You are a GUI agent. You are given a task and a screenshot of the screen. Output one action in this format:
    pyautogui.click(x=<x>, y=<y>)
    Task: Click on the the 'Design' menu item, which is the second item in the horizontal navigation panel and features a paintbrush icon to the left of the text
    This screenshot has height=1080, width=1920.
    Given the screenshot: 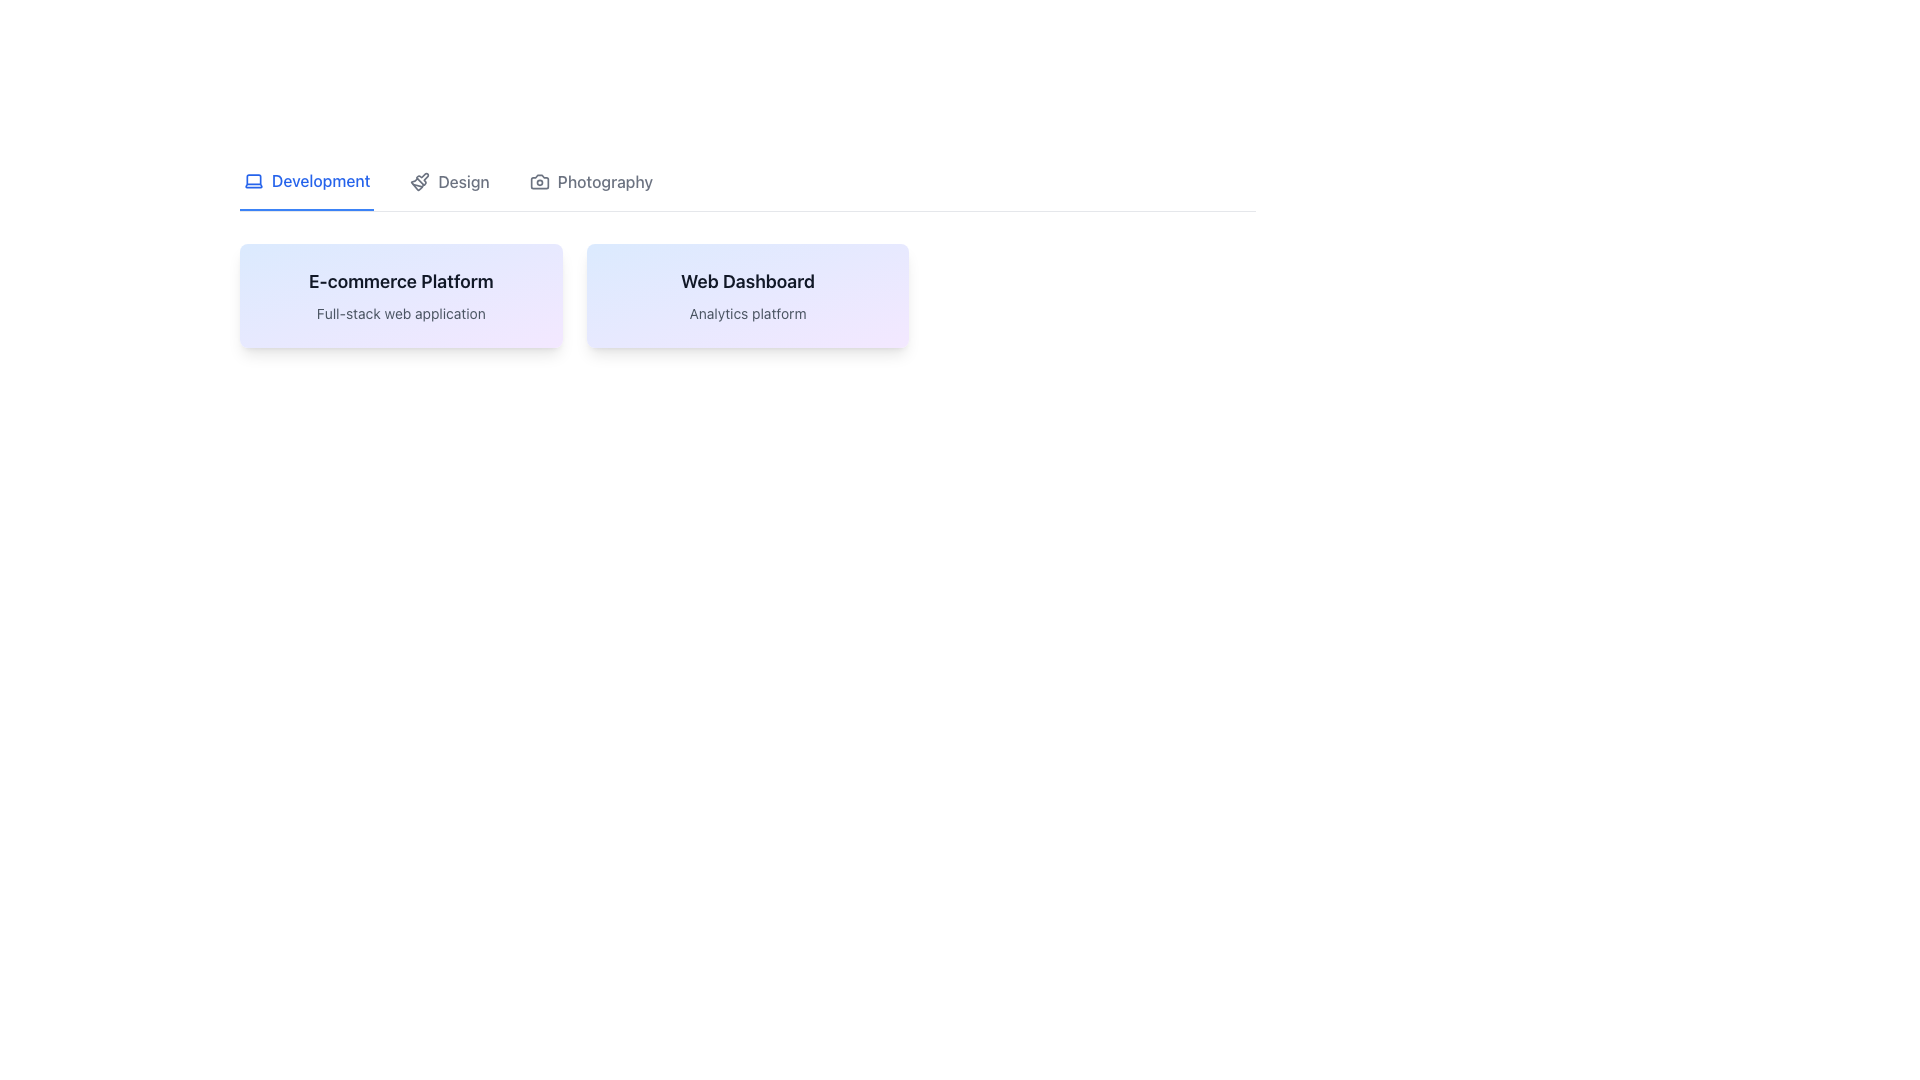 What is the action you would take?
    pyautogui.click(x=449, y=189)
    